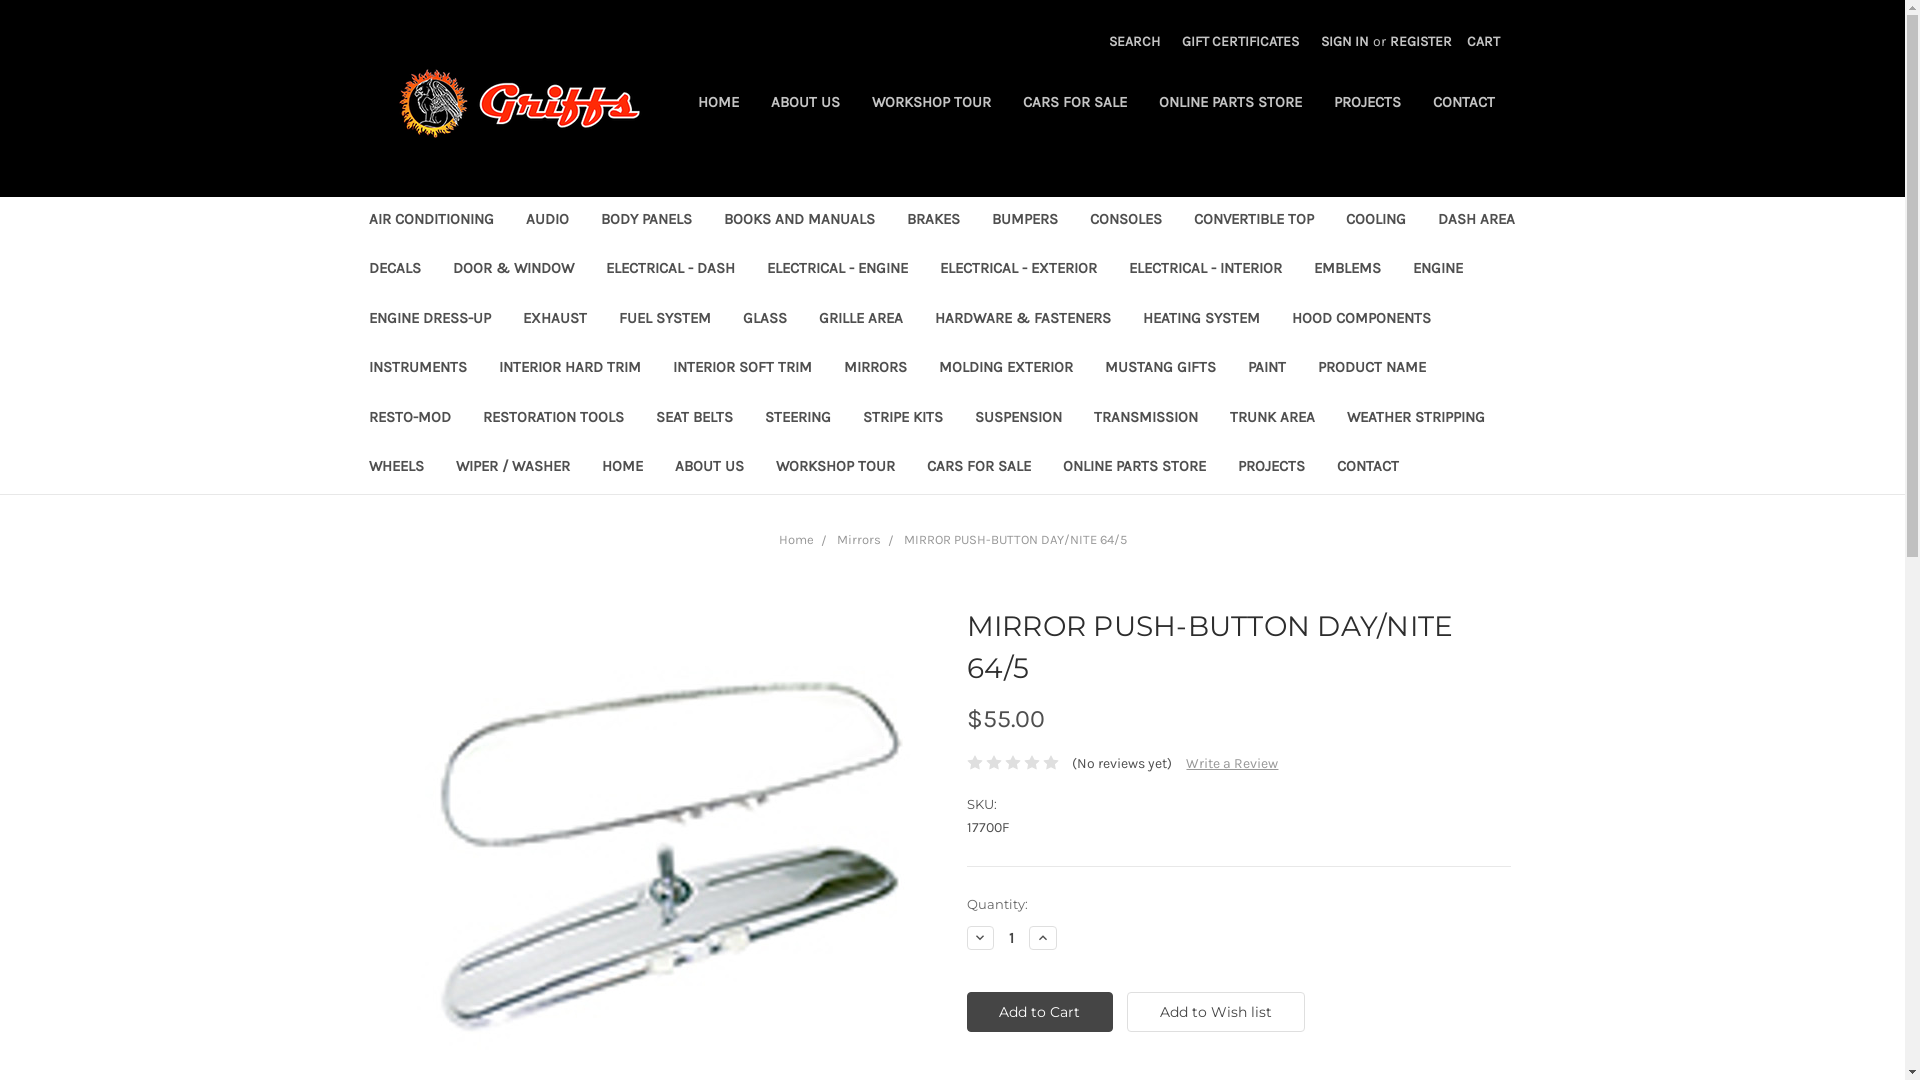  Describe the element at coordinates (663, 319) in the screenshot. I see `'FUEL SYSTEM'` at that location.